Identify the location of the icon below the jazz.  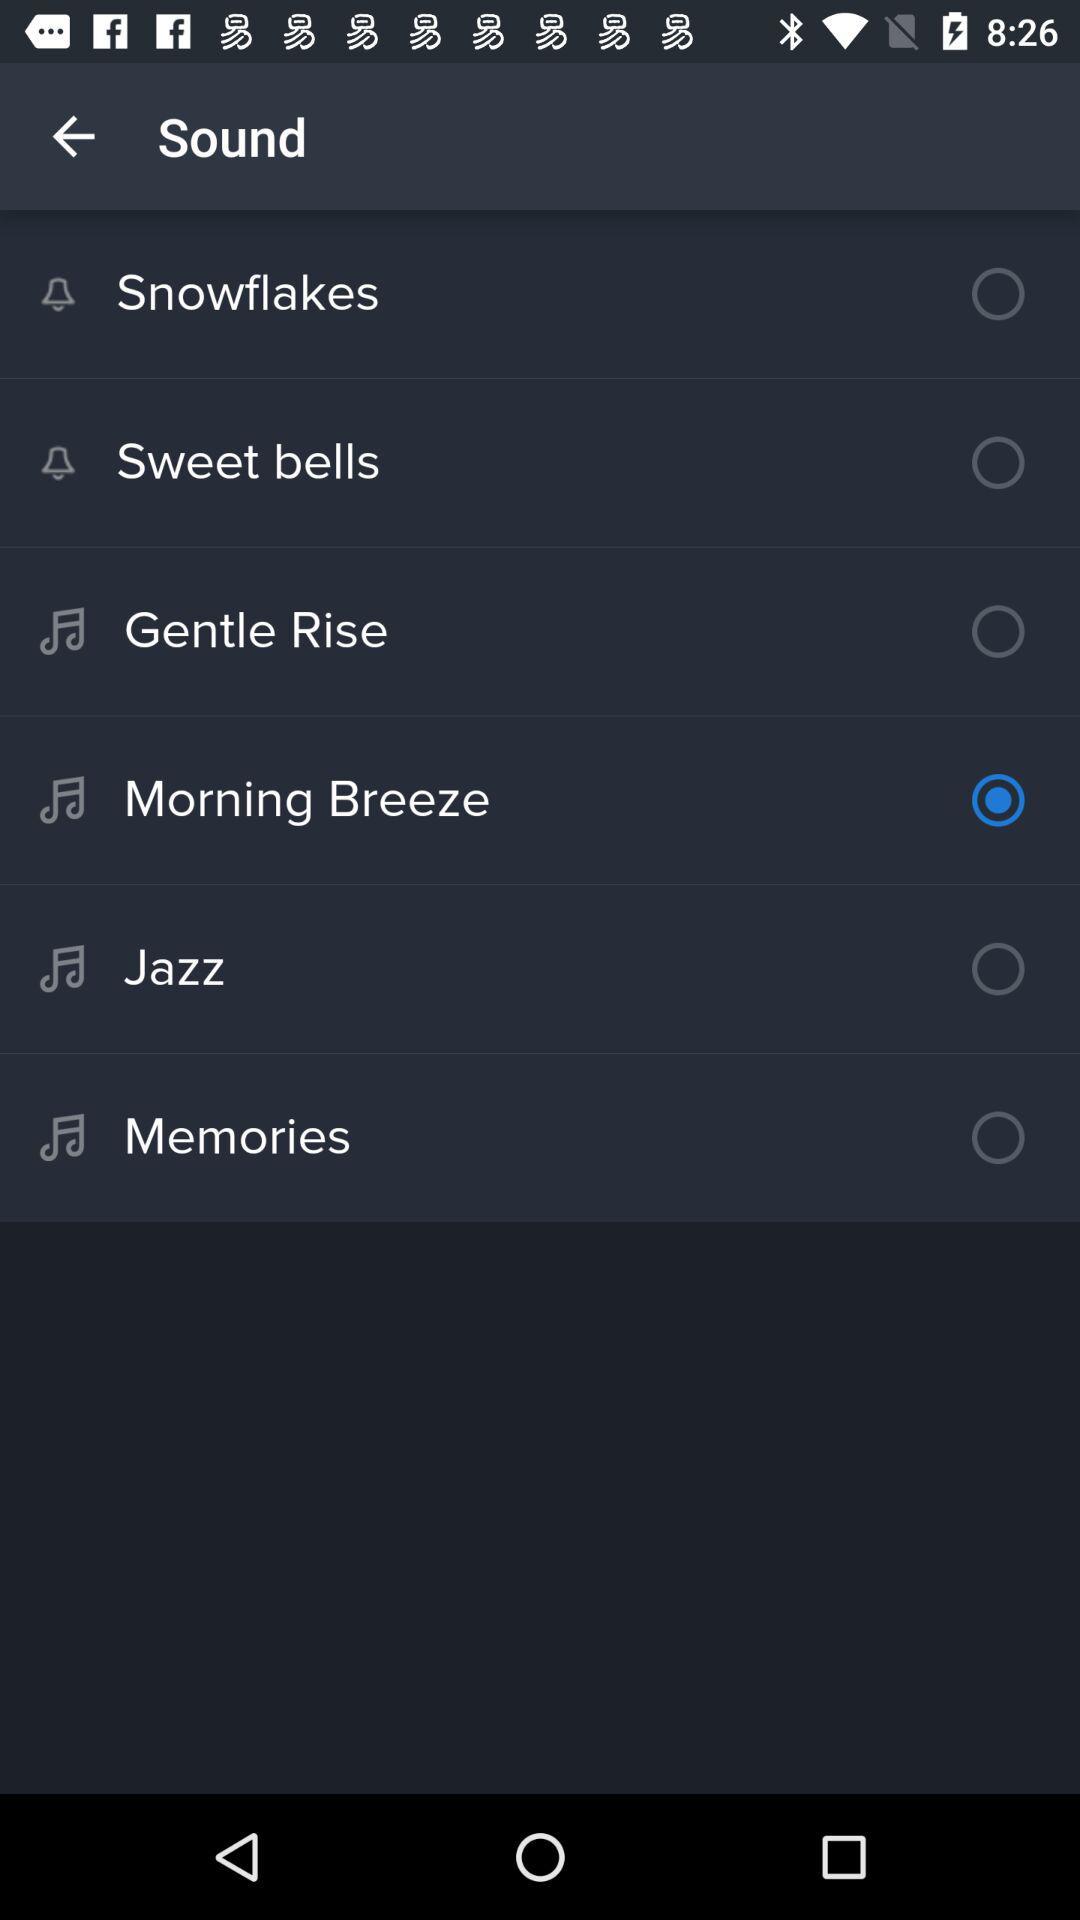
(540, 1137).